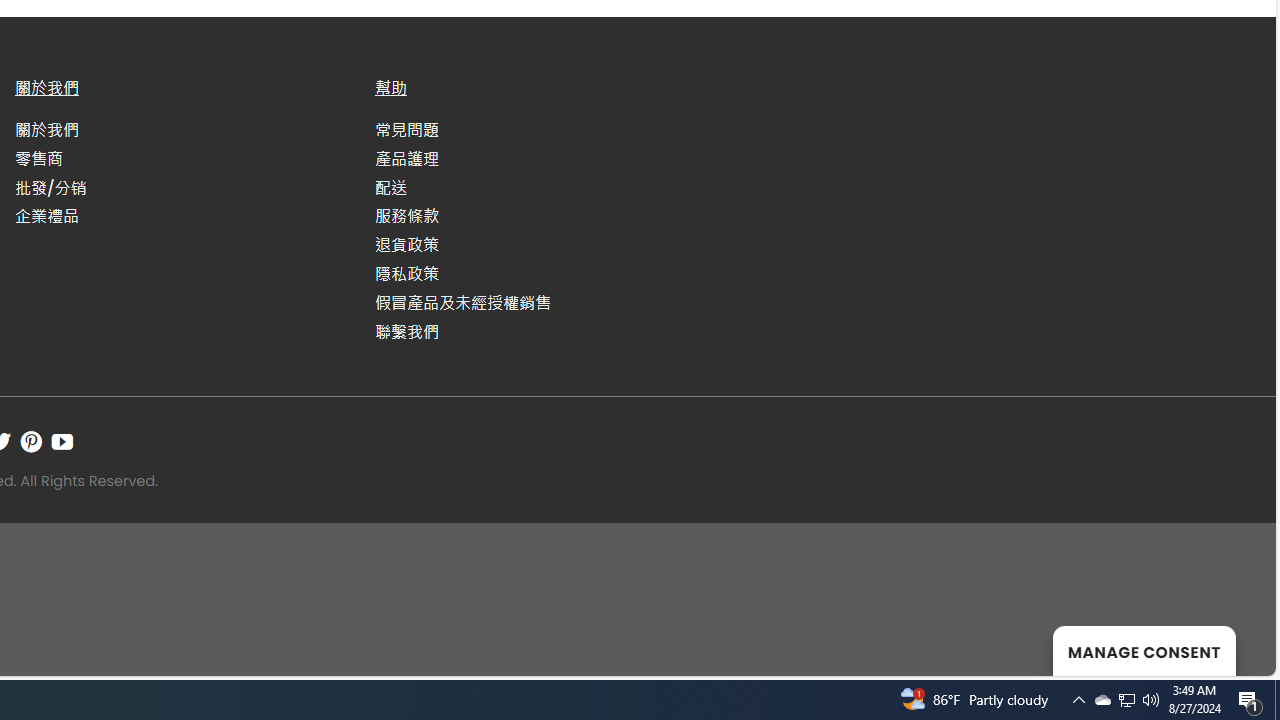  What do you see at coordinates (31, 440) in the screenshot?
I see `'Follow on Pinterest'` at bounding box center [31, 440].